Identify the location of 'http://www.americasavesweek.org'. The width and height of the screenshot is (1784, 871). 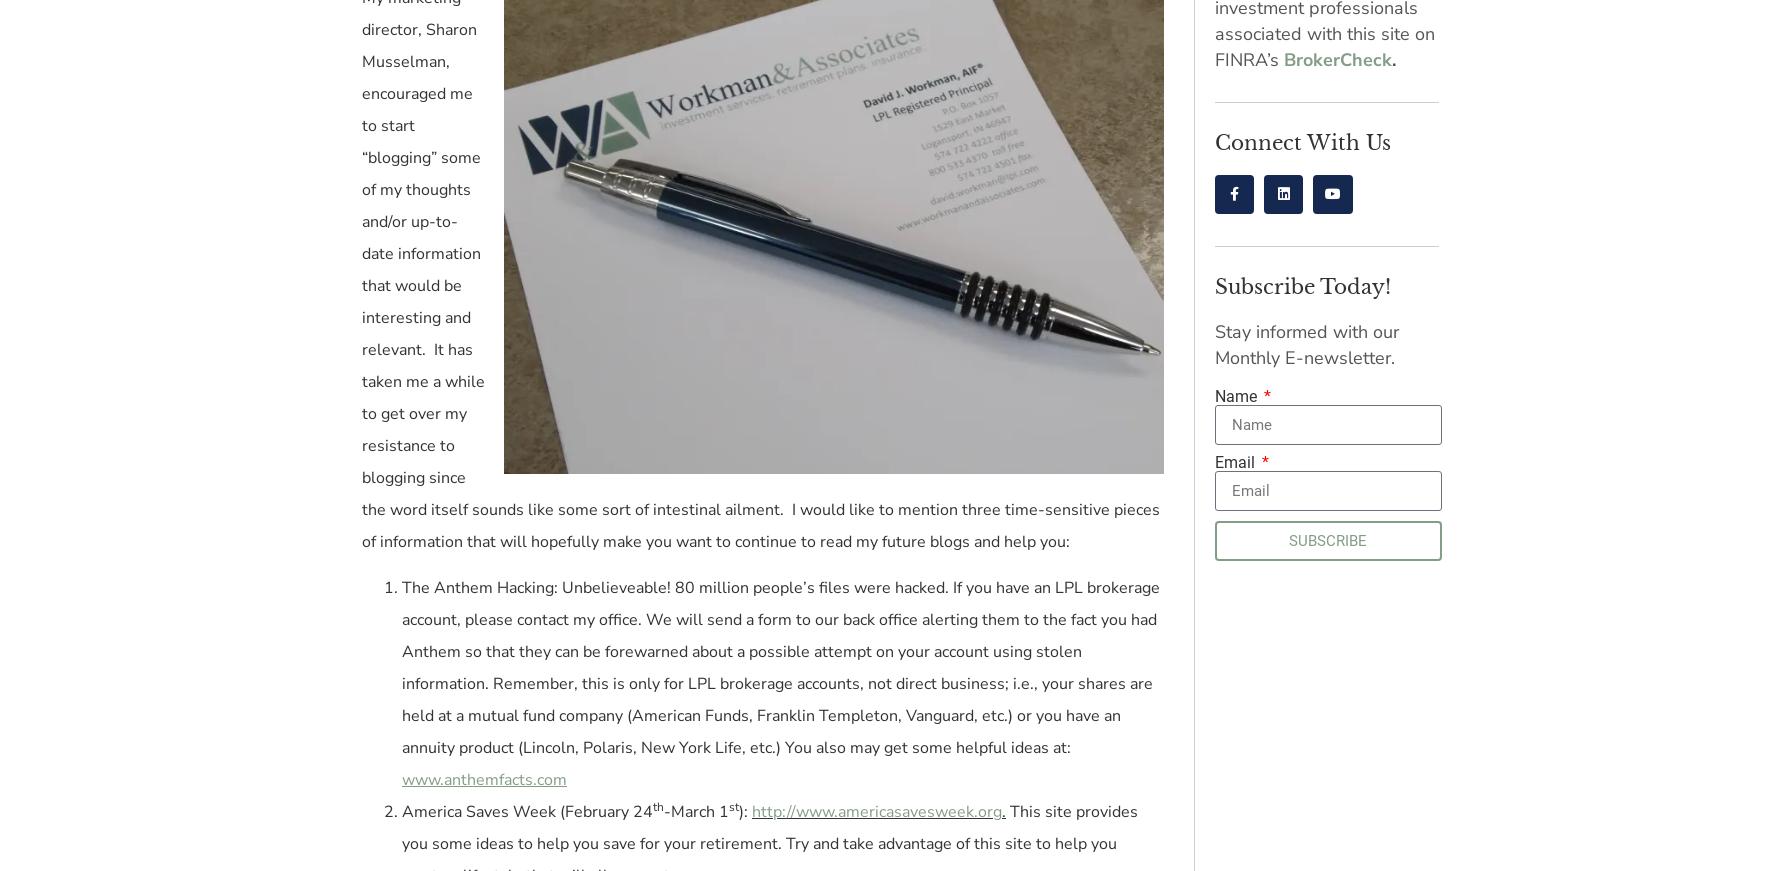
(876, 812).